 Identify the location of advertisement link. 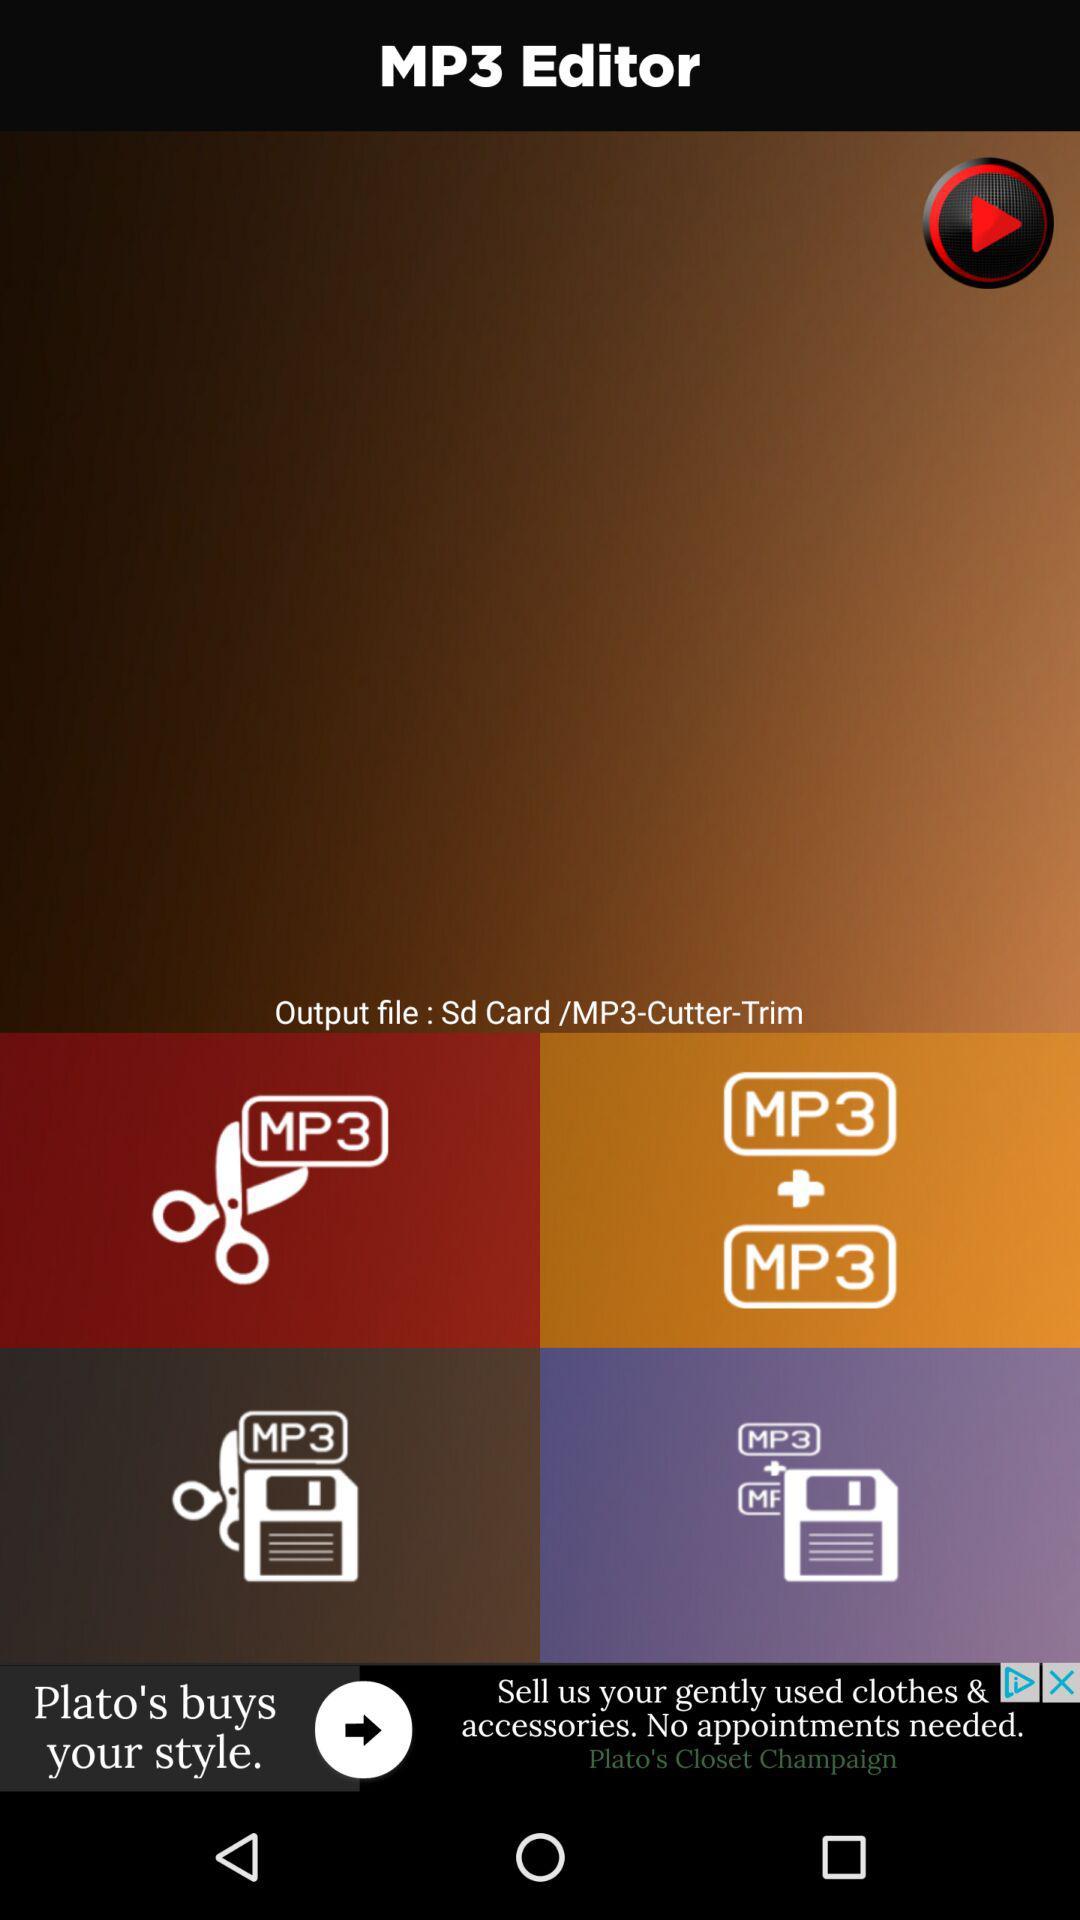
(540, 1727).